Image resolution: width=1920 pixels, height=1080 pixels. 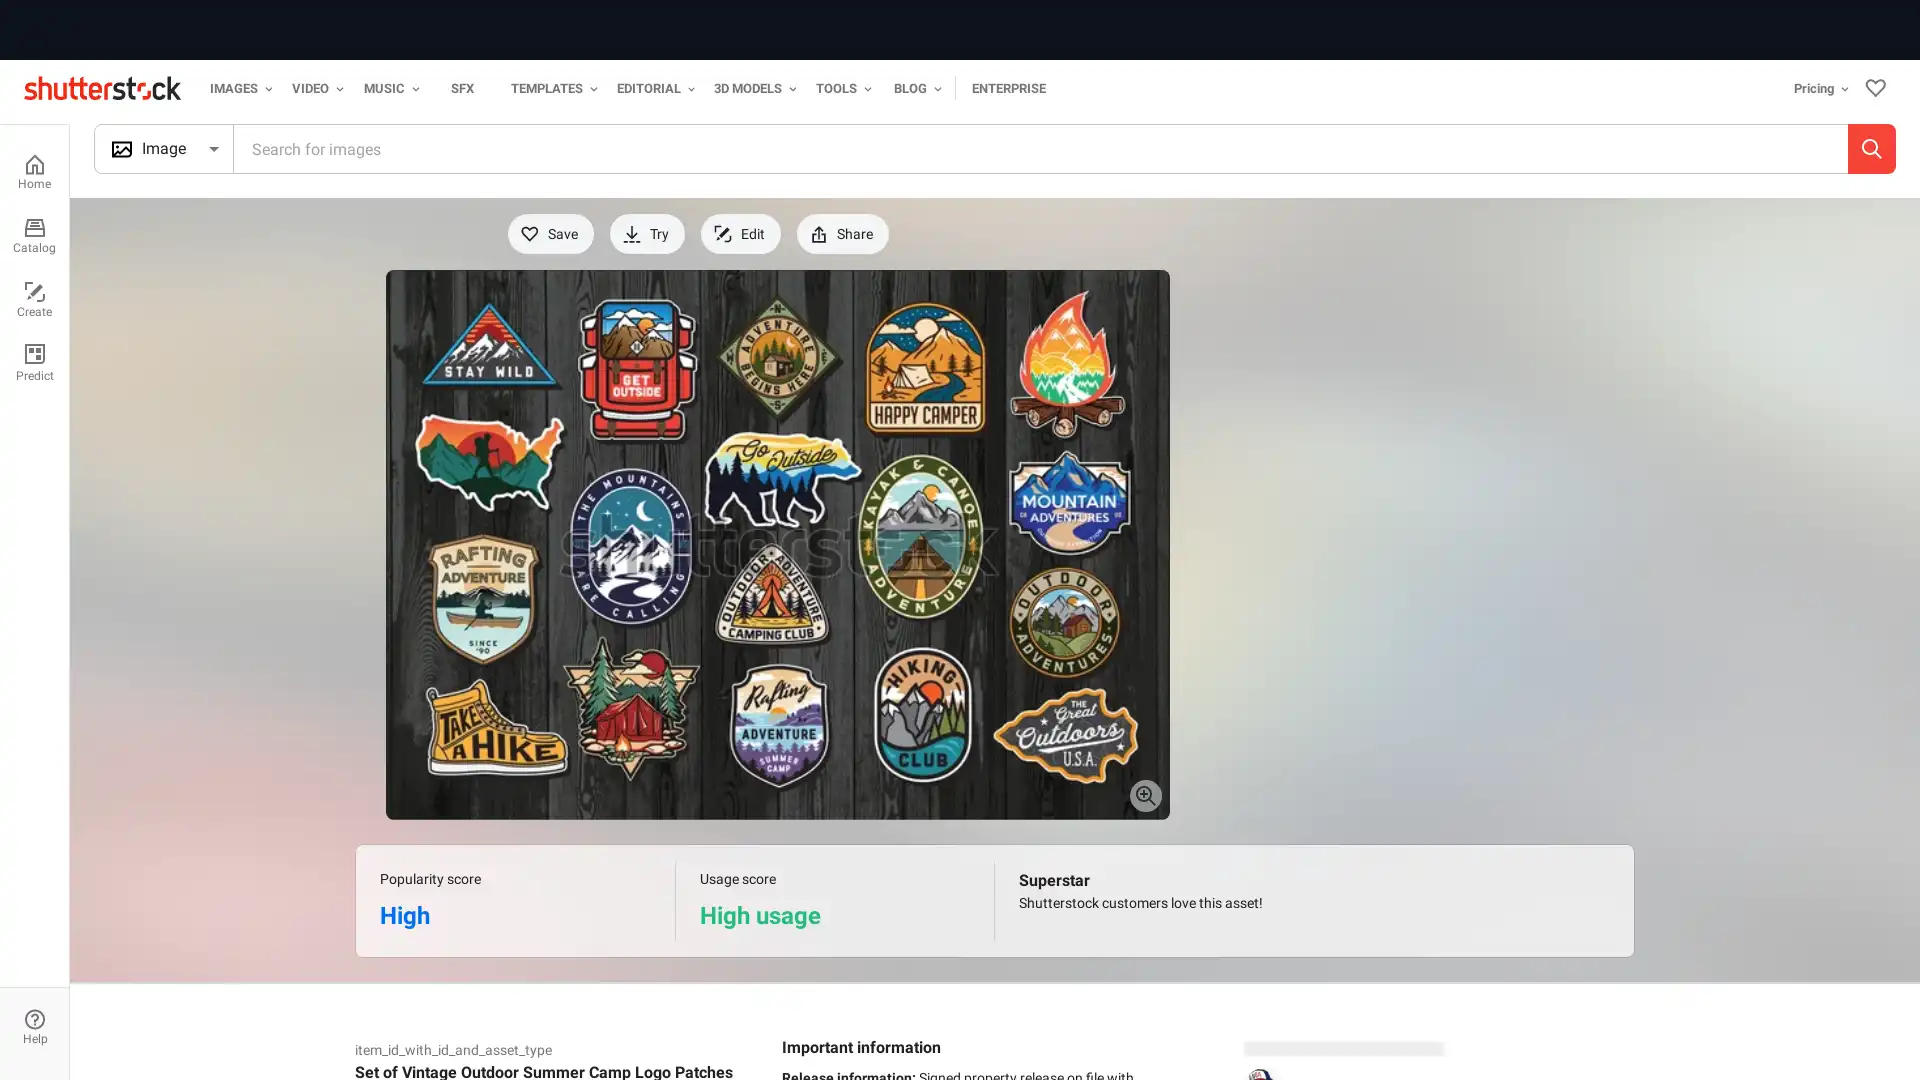 What do you see at coordinates (1132, 30) in the screenshot?
I see `Start your free trial` at bounding box center [1132, 30].